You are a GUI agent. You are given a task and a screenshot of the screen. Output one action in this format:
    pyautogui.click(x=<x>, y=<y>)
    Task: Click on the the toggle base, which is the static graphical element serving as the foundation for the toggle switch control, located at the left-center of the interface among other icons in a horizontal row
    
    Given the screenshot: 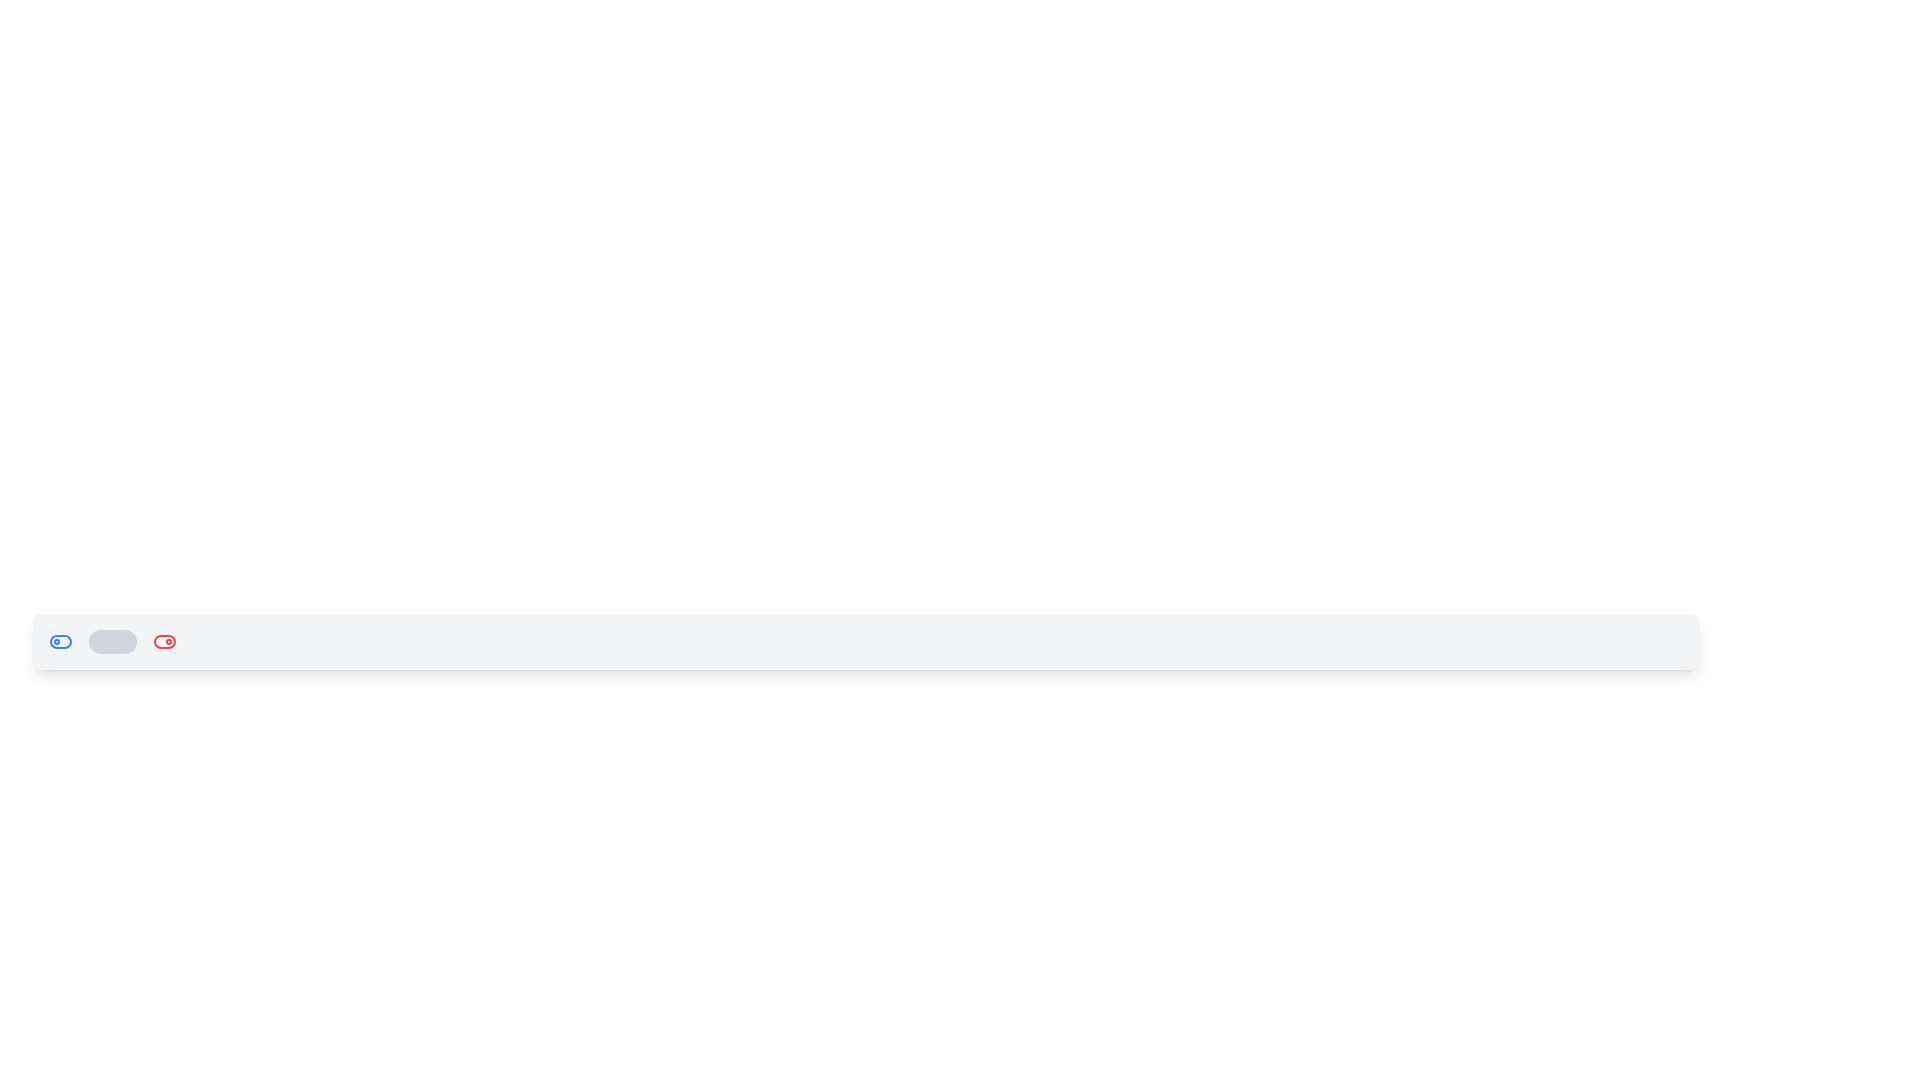 What is the action you would take?
    pyautogui.click(x=61, y=641)
    